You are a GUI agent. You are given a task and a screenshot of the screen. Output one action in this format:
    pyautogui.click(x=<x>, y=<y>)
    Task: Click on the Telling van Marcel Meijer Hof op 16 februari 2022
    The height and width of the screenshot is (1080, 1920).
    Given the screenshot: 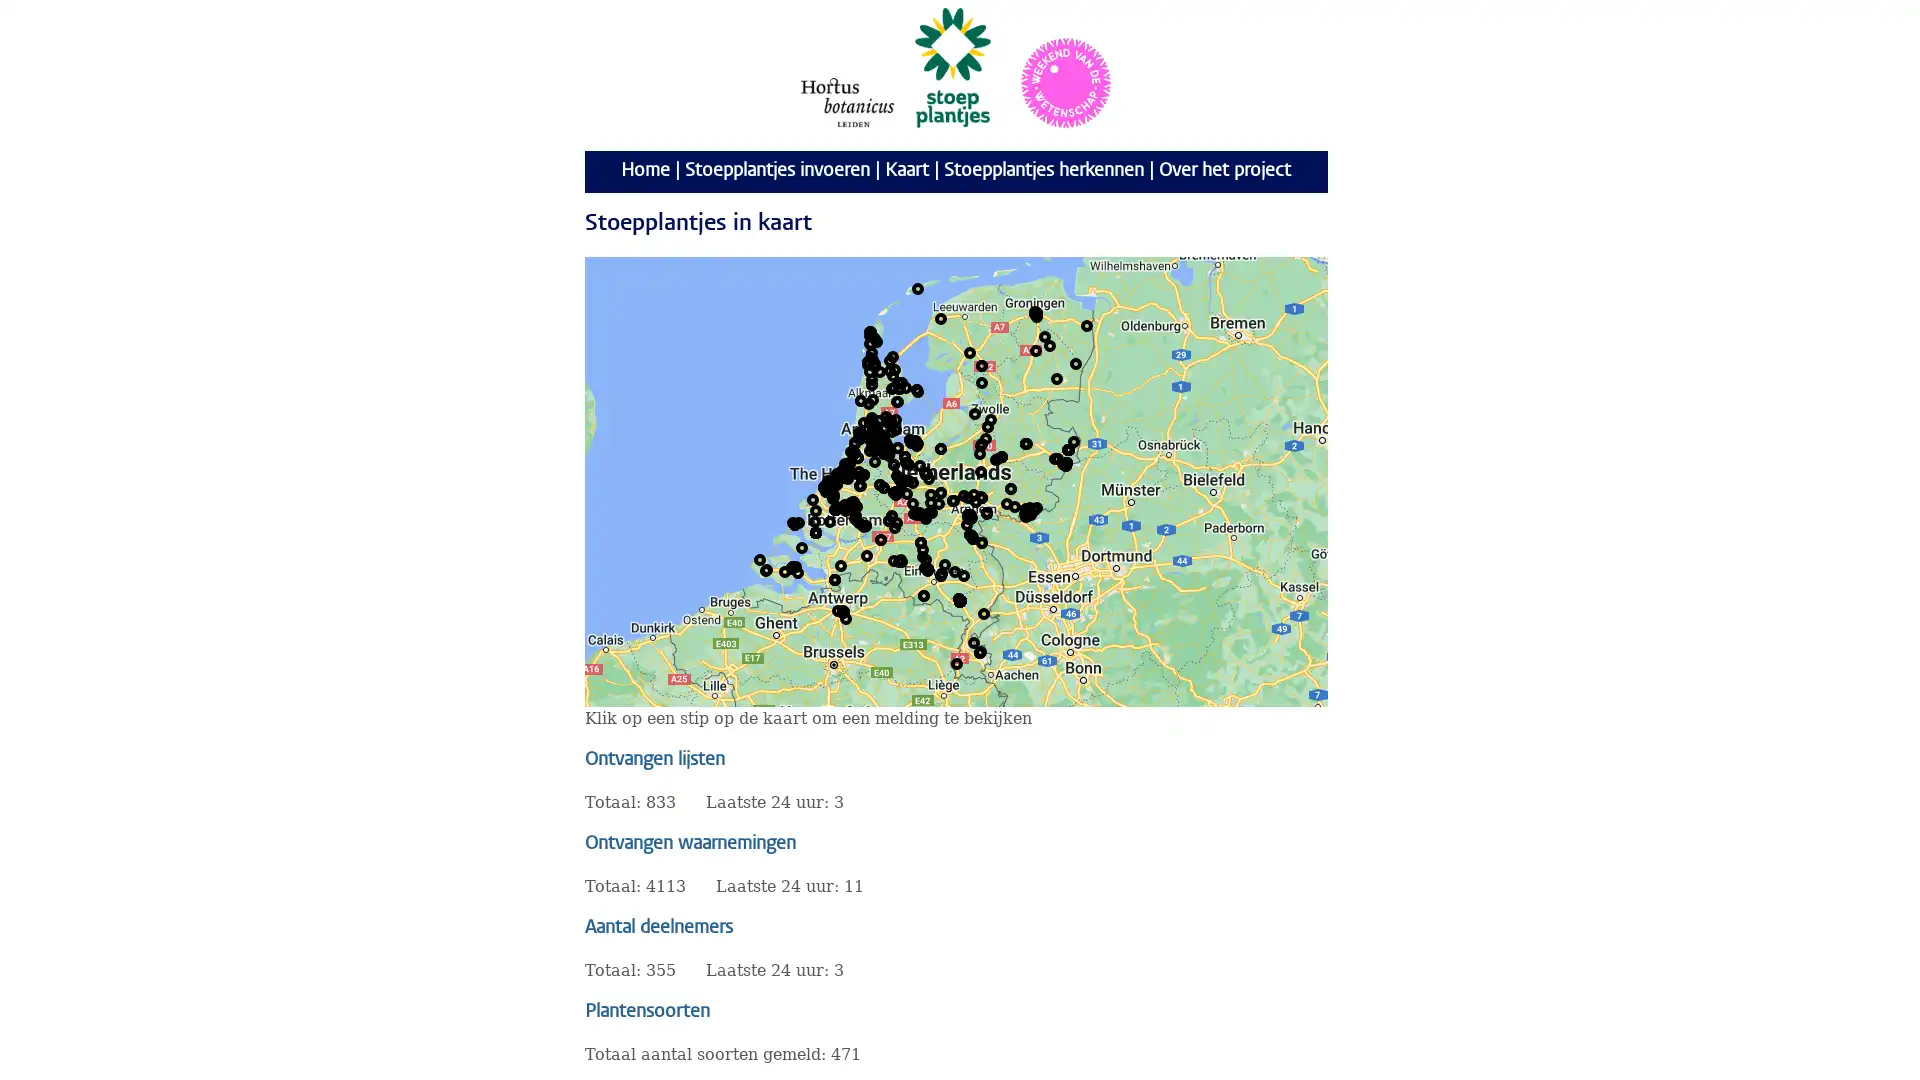 What is the action you would take?
    pyautogui.click(x=1064, y=463)
    